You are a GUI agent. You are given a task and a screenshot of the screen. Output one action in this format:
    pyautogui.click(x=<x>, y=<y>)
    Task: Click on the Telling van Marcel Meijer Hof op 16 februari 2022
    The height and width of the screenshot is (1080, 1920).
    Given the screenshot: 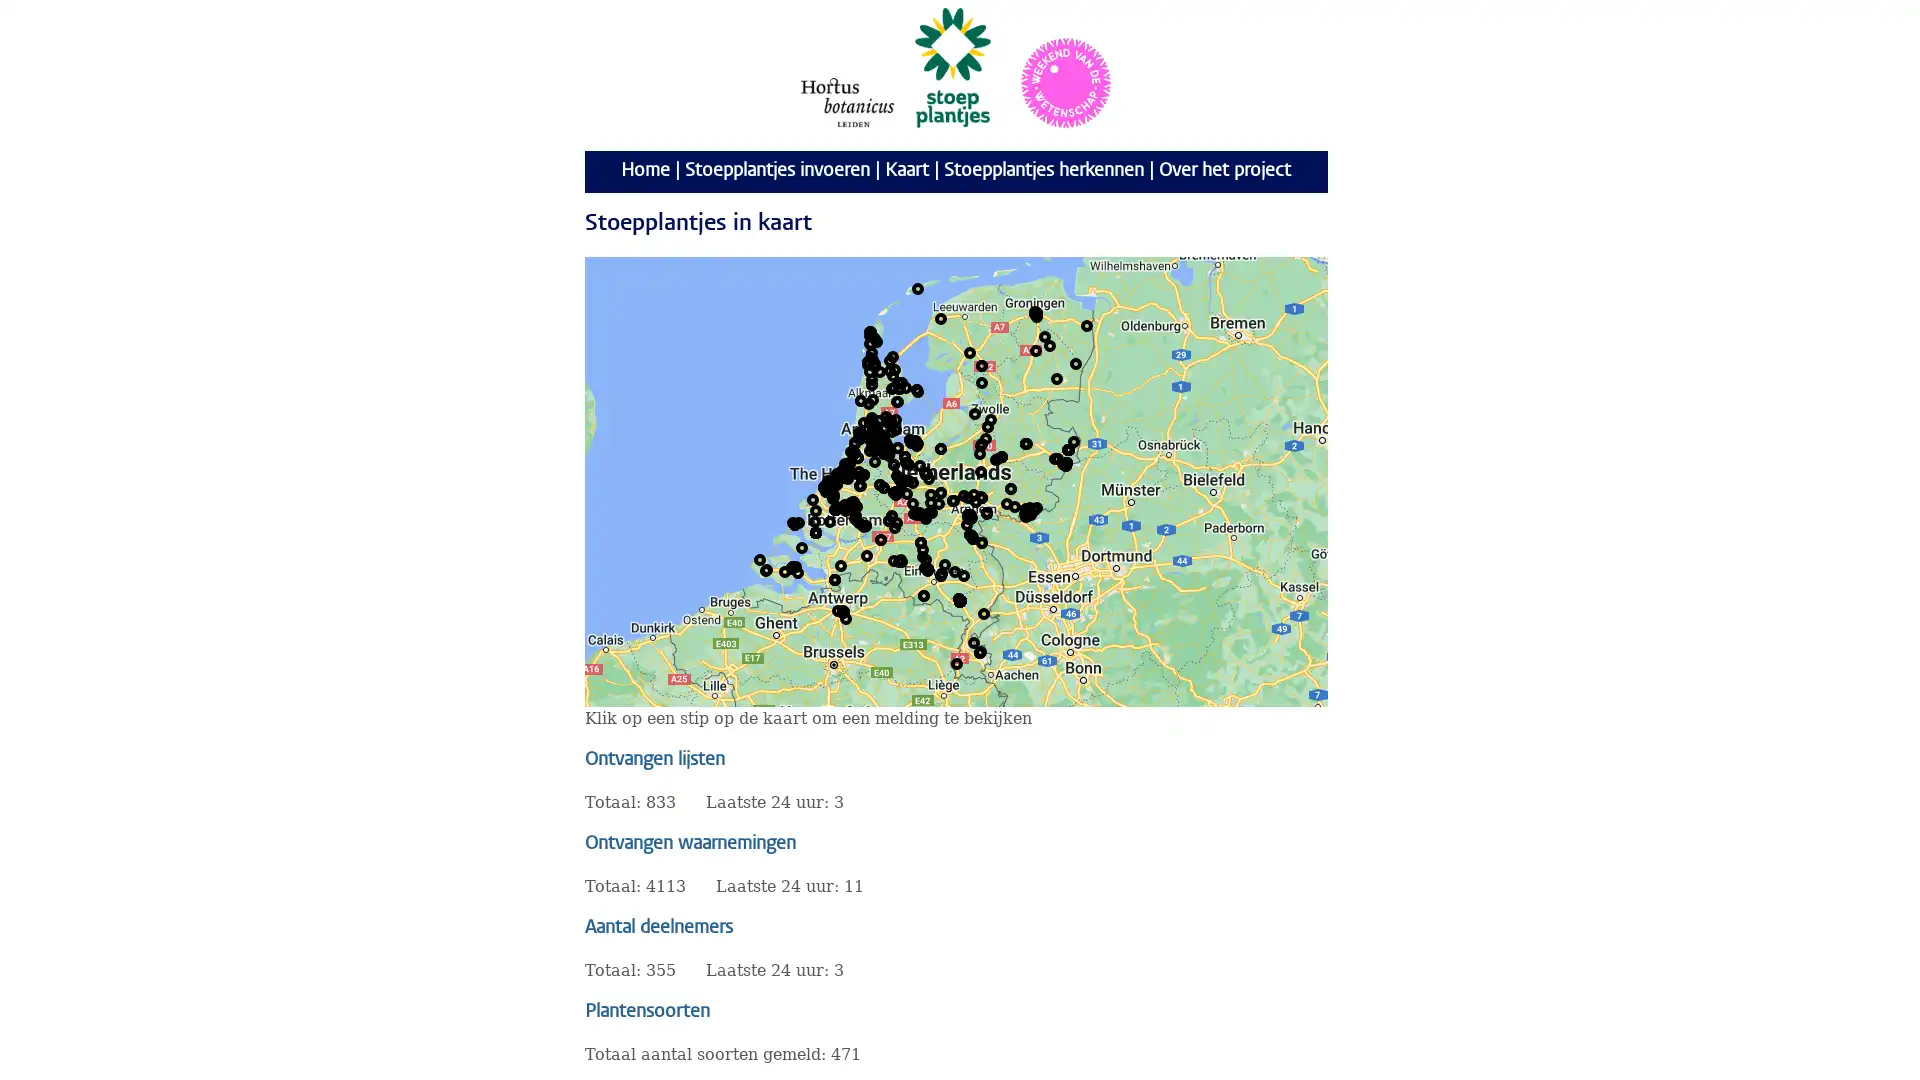 What is the action you would take?
    pyautogui.click(x=1064, y=463)
    